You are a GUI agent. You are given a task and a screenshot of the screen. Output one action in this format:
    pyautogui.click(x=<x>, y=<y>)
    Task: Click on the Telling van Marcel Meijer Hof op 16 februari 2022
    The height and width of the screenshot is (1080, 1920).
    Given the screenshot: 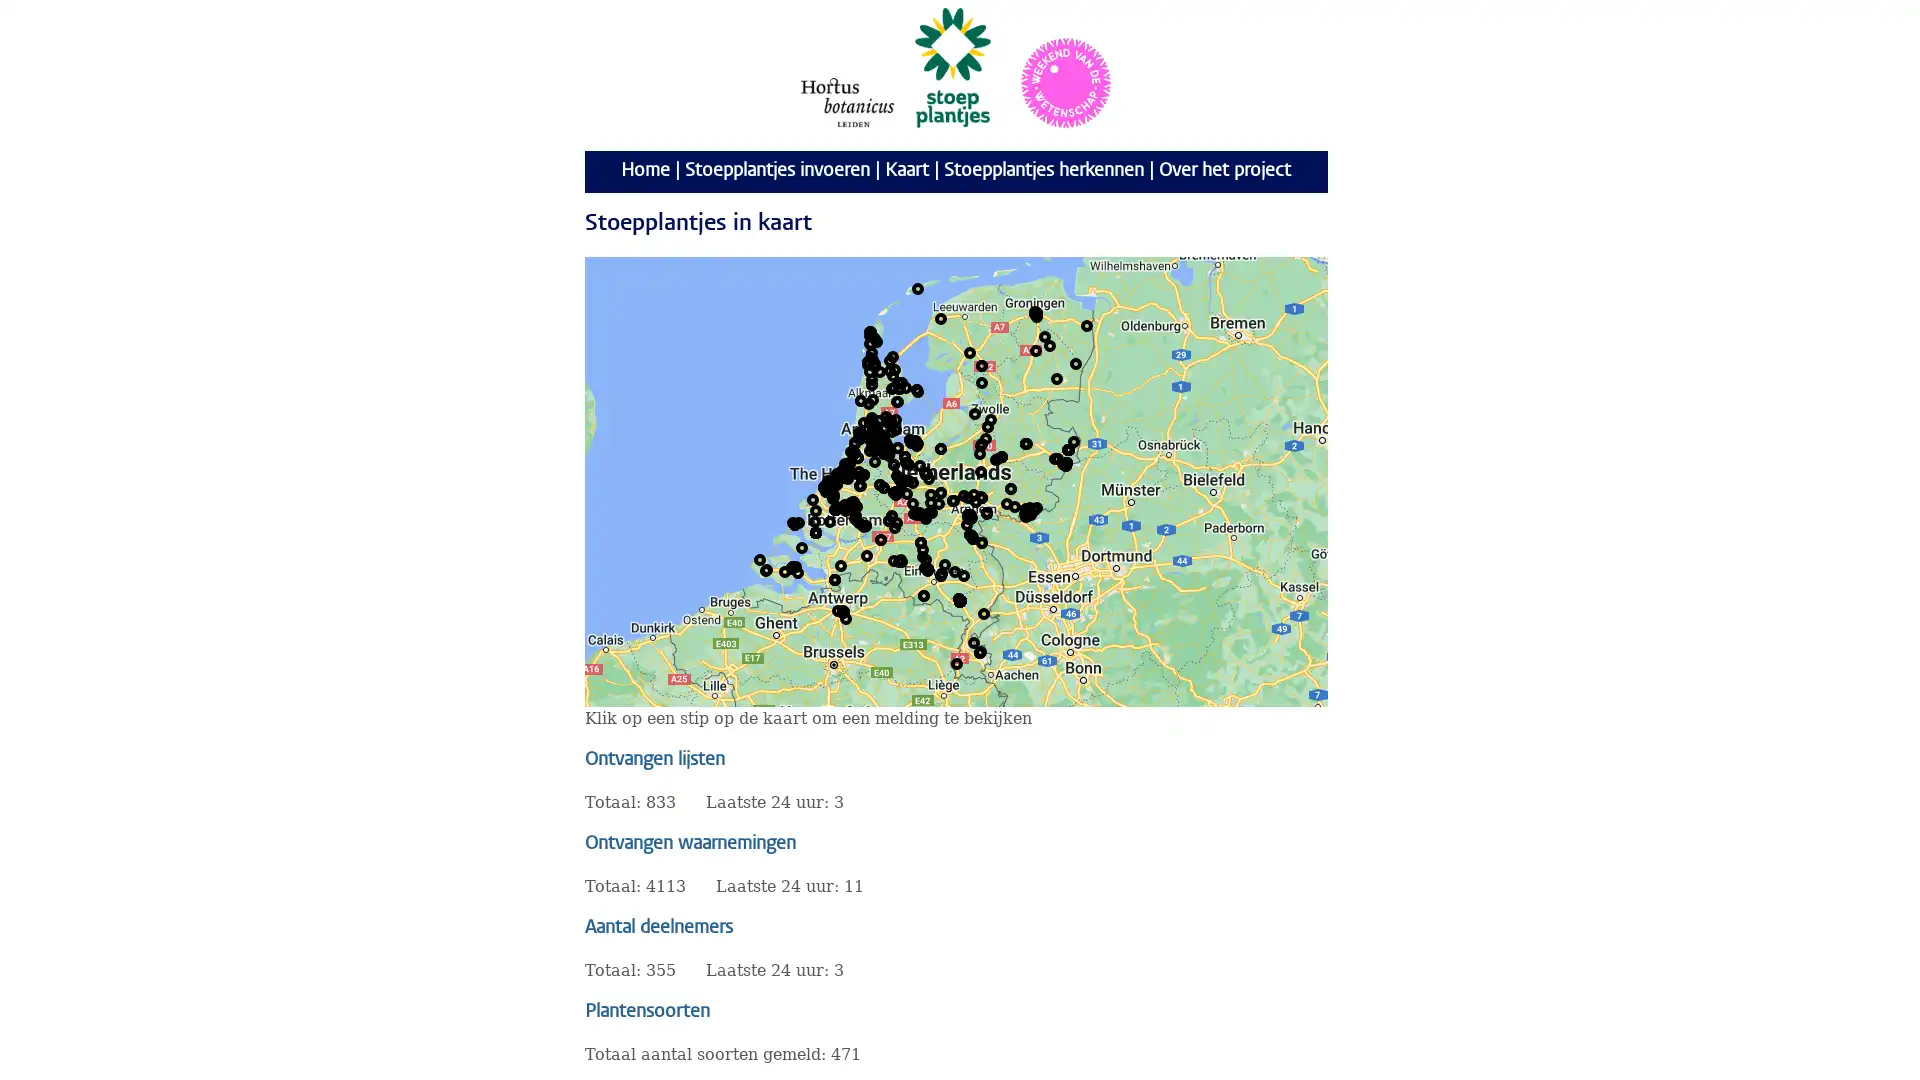 What is the action you would take?
    pyautogui.click(x=1064, y=463)
    